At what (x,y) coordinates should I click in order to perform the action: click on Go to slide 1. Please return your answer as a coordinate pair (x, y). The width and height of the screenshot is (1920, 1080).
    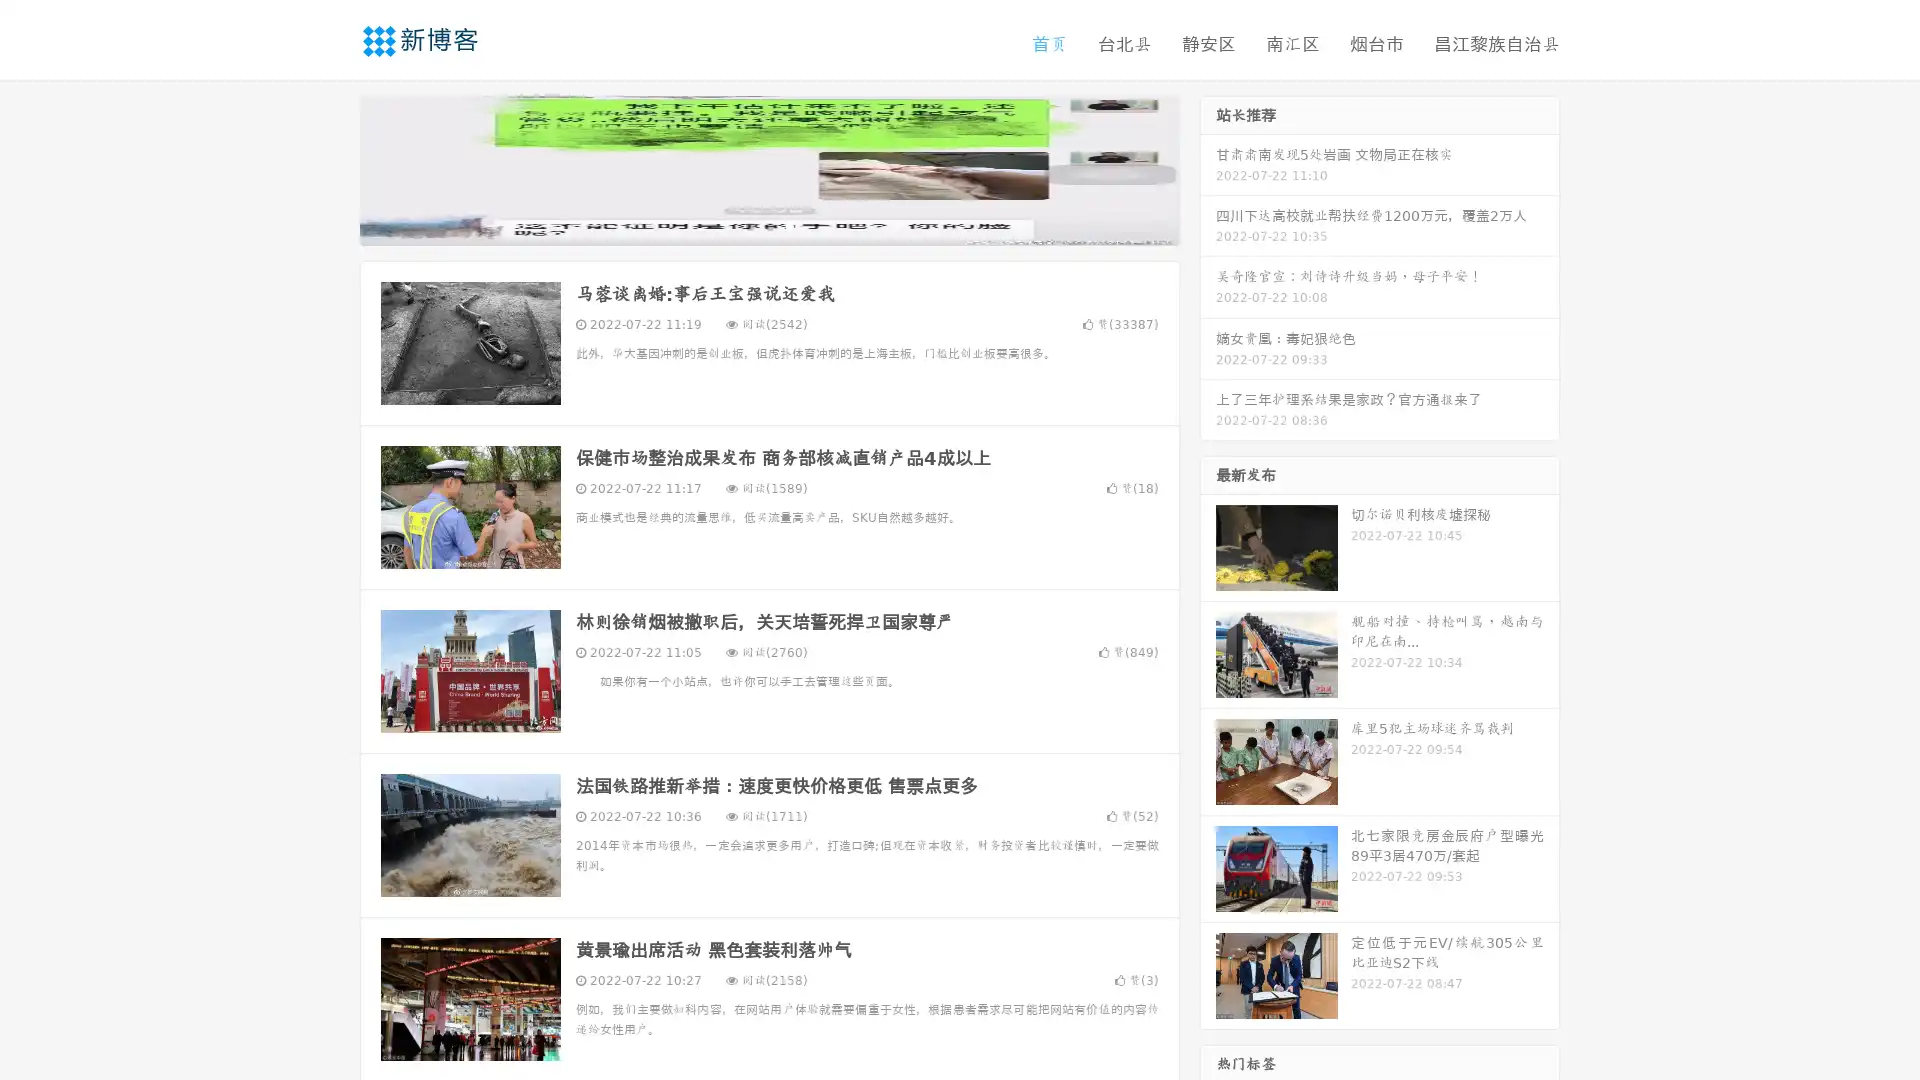
    Looking at the image, I should click on (748, 225).